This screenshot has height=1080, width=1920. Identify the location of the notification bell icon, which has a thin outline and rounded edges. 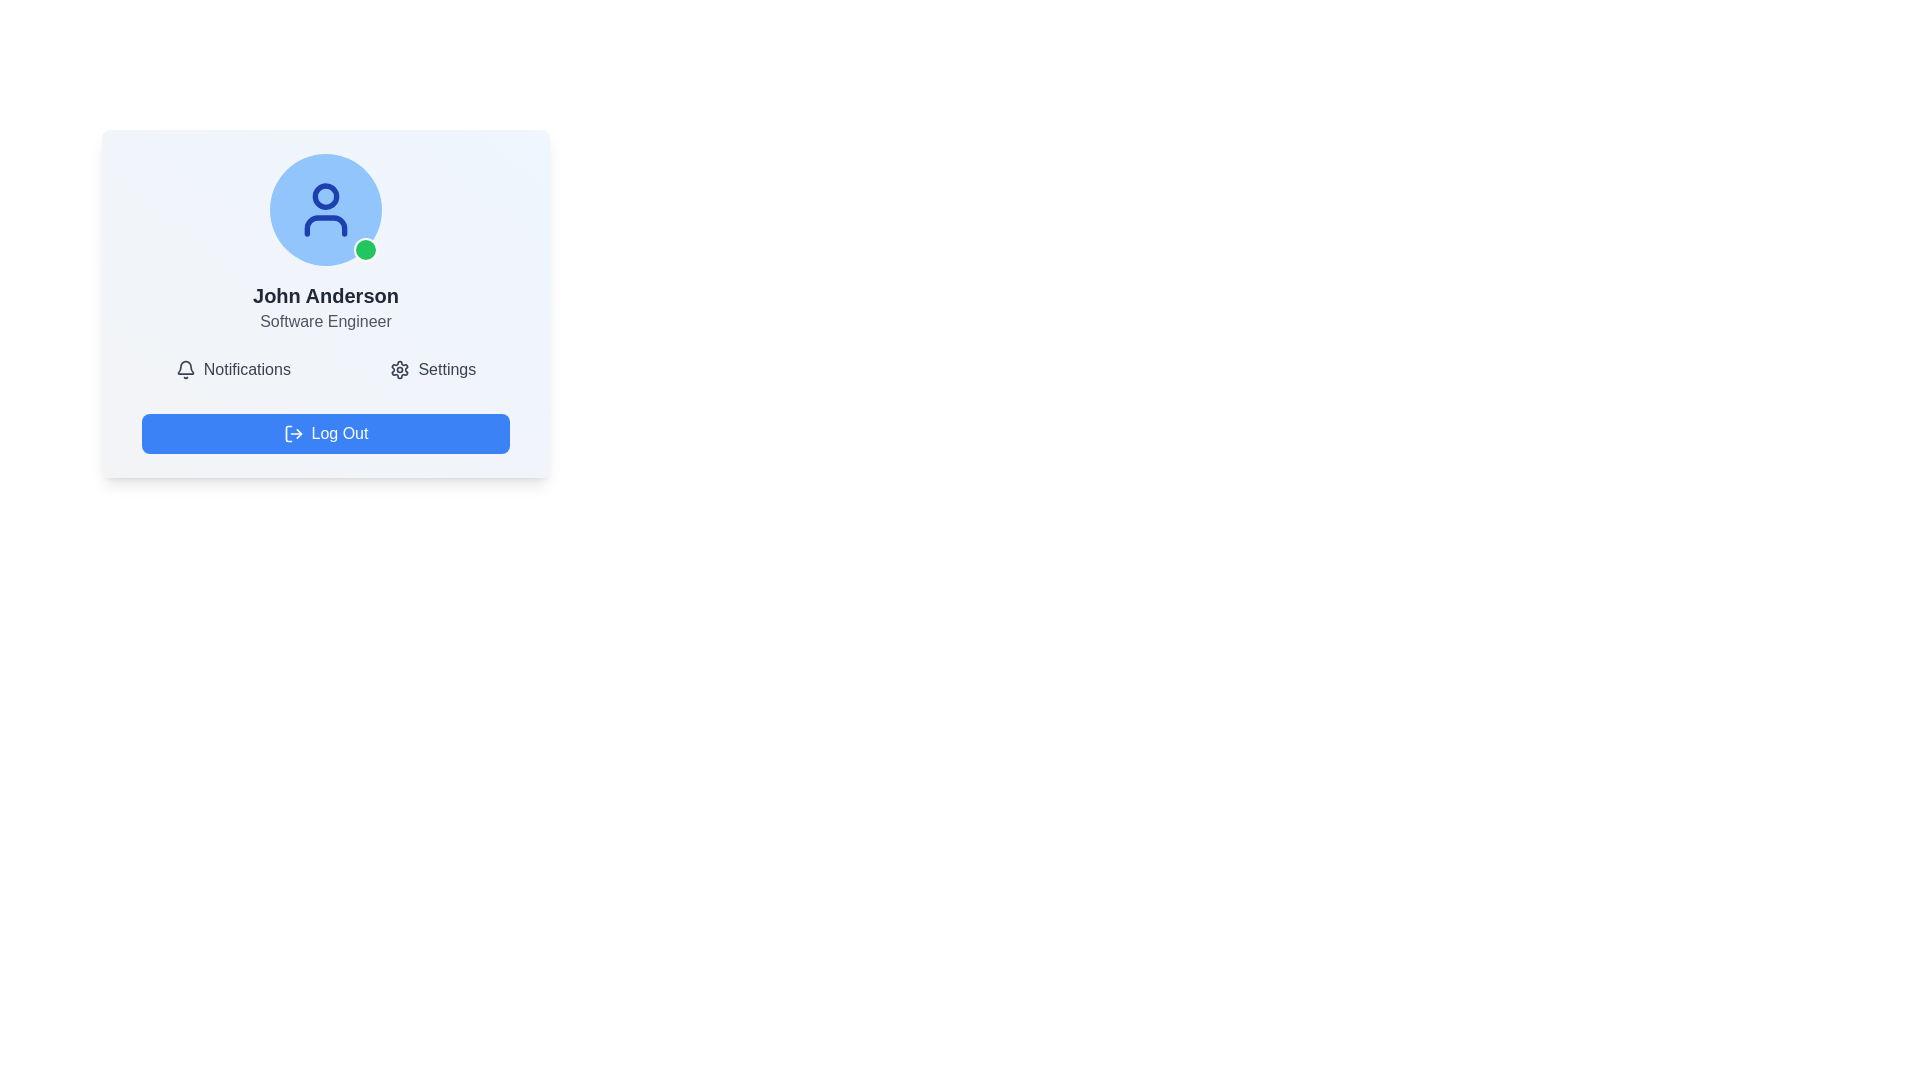
(185, 370).